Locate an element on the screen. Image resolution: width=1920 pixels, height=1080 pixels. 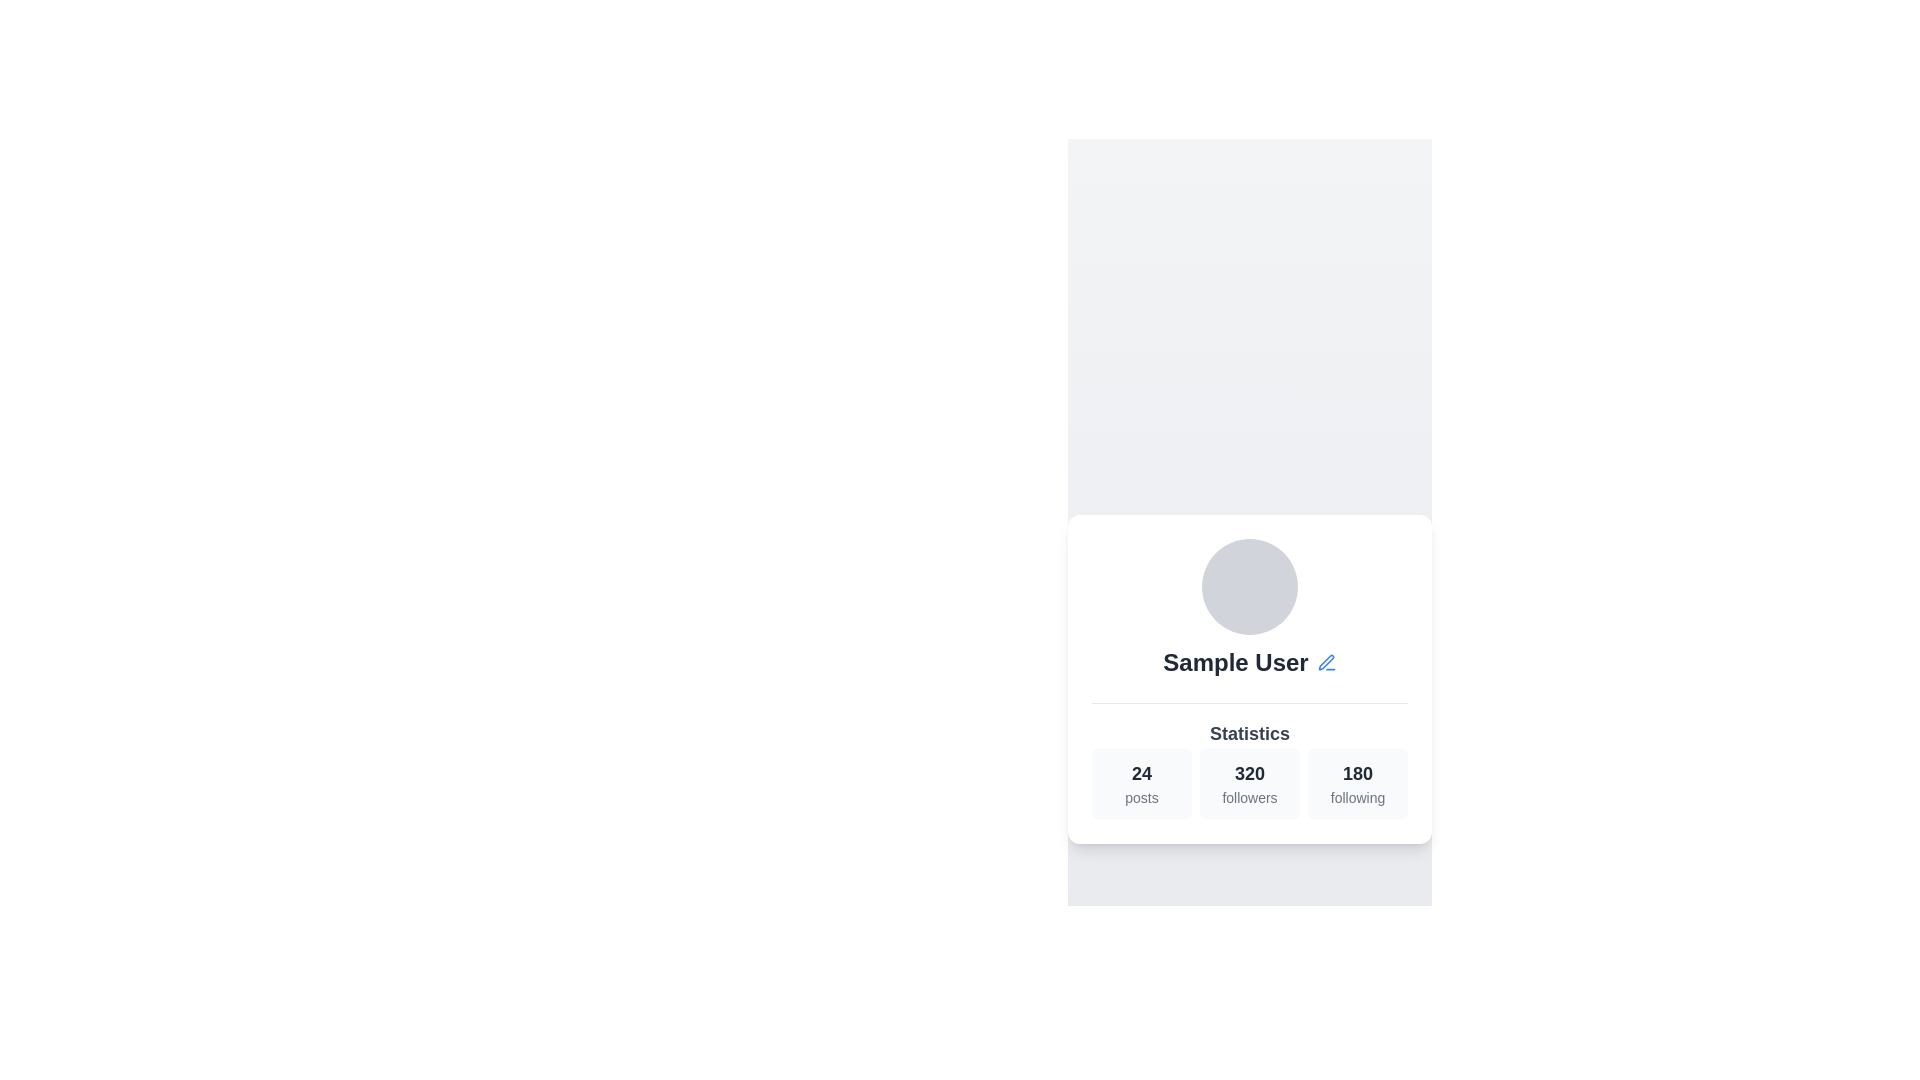
the user name text label, which serves as a header displaying the user's profile name, centrally located beneath the avatar icon in the profile card layout is located at coordinates (1235, 662).